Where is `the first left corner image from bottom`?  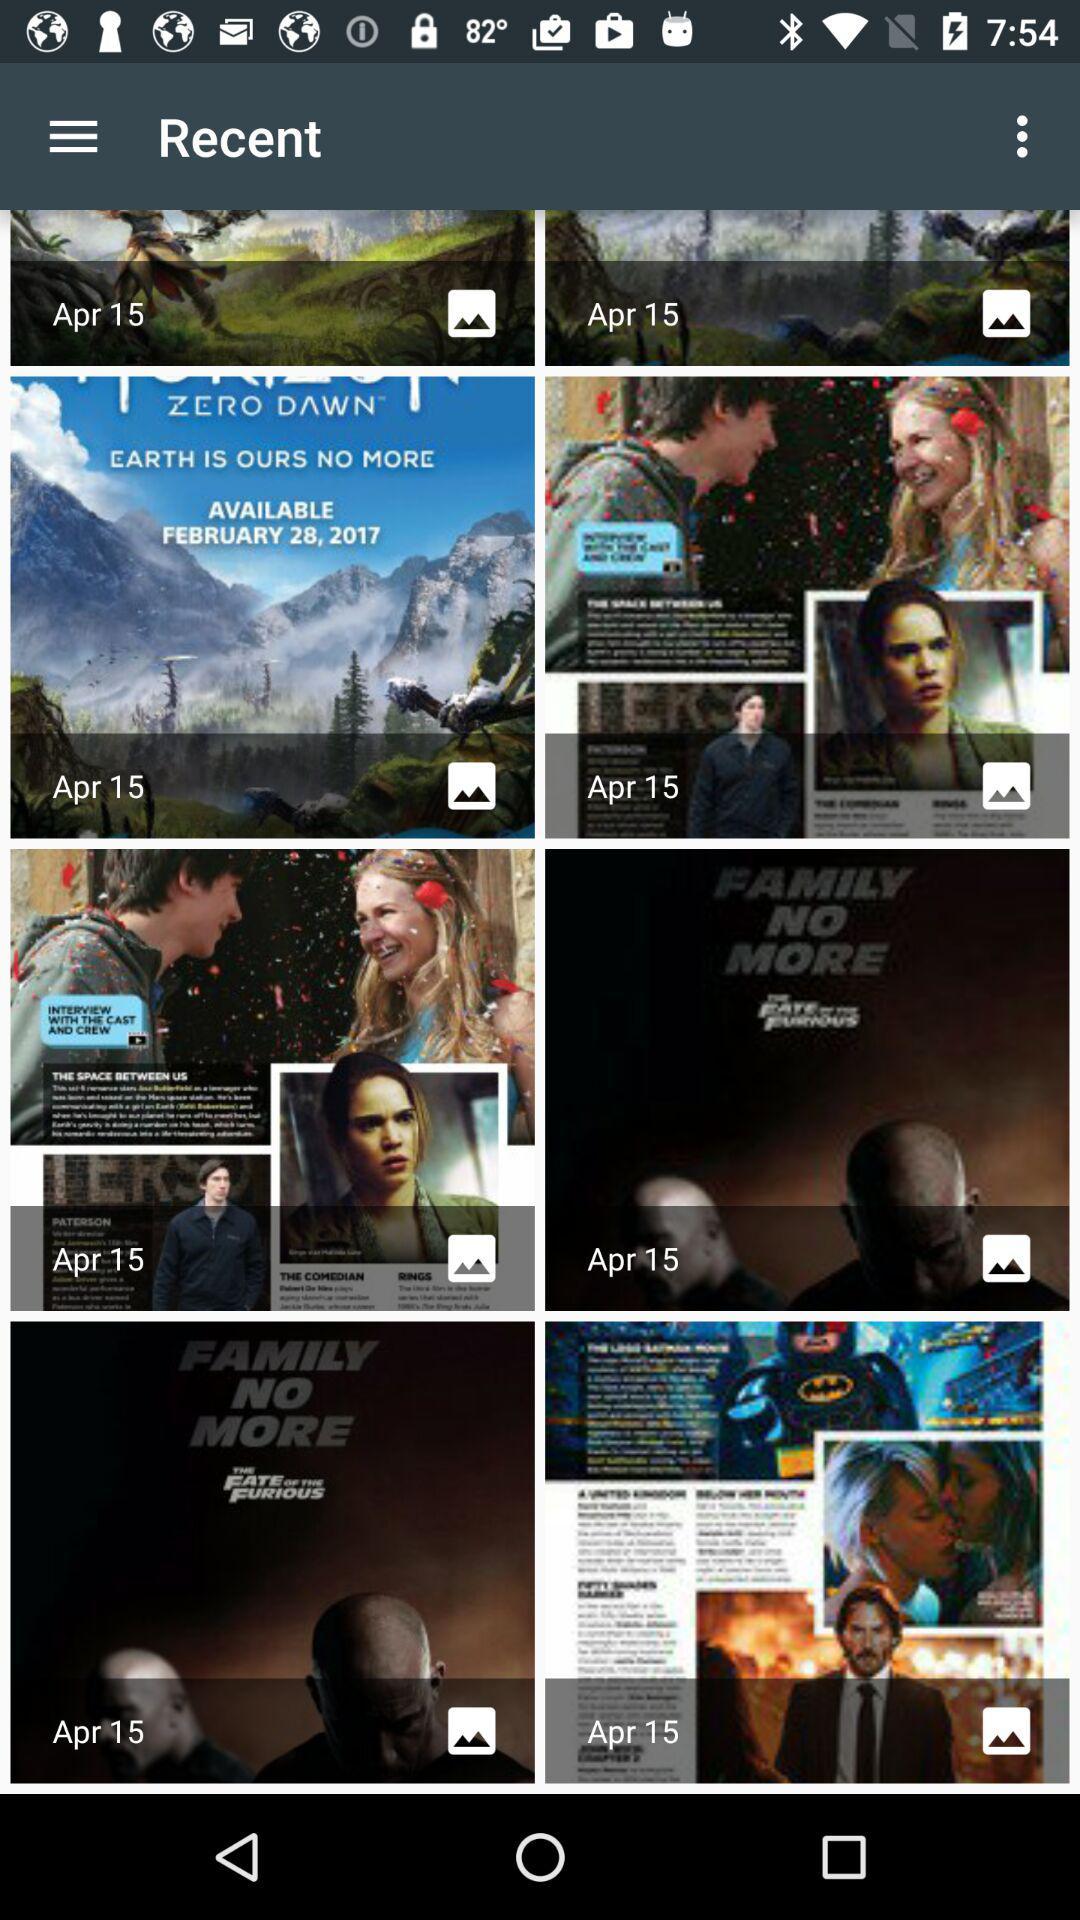
the first left corner image from bottom is located at coordinates (273, 1552).